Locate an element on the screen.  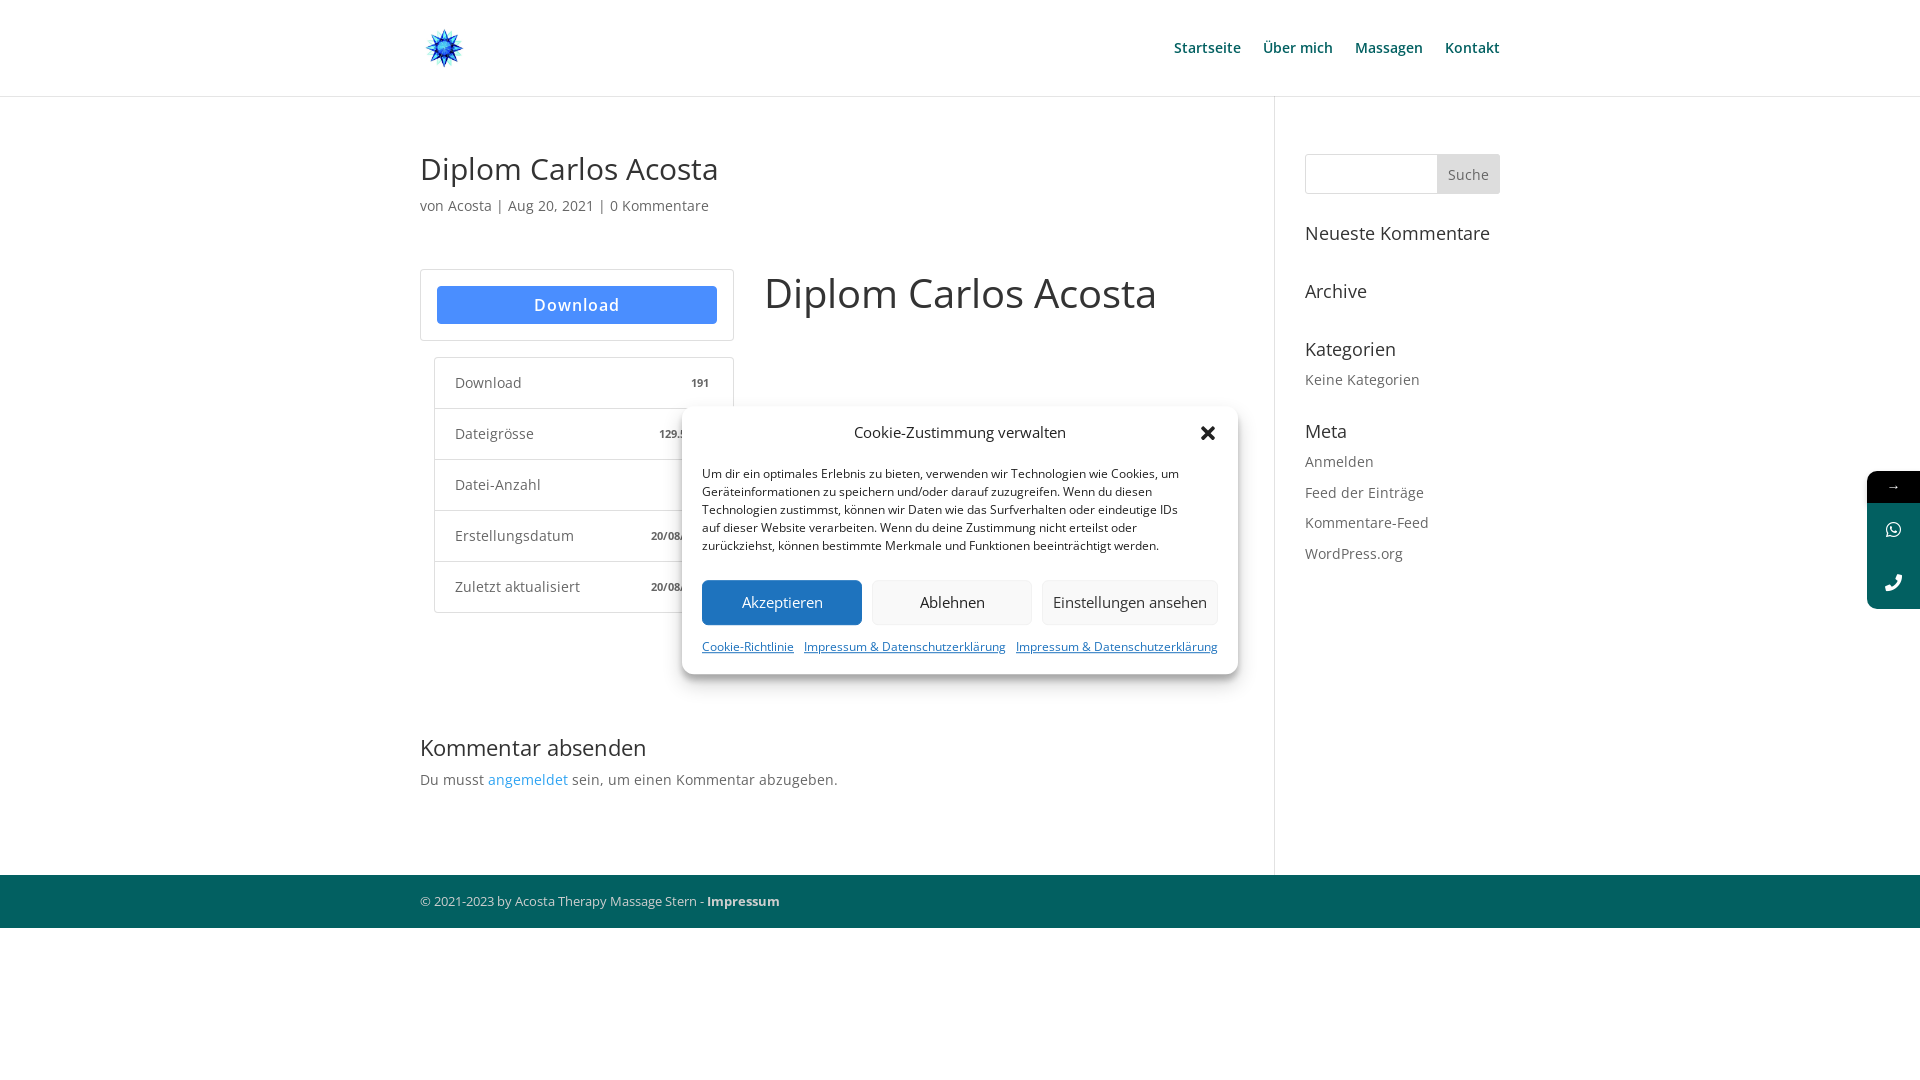
'Anmelden' is located at coordinates (1339, 461).